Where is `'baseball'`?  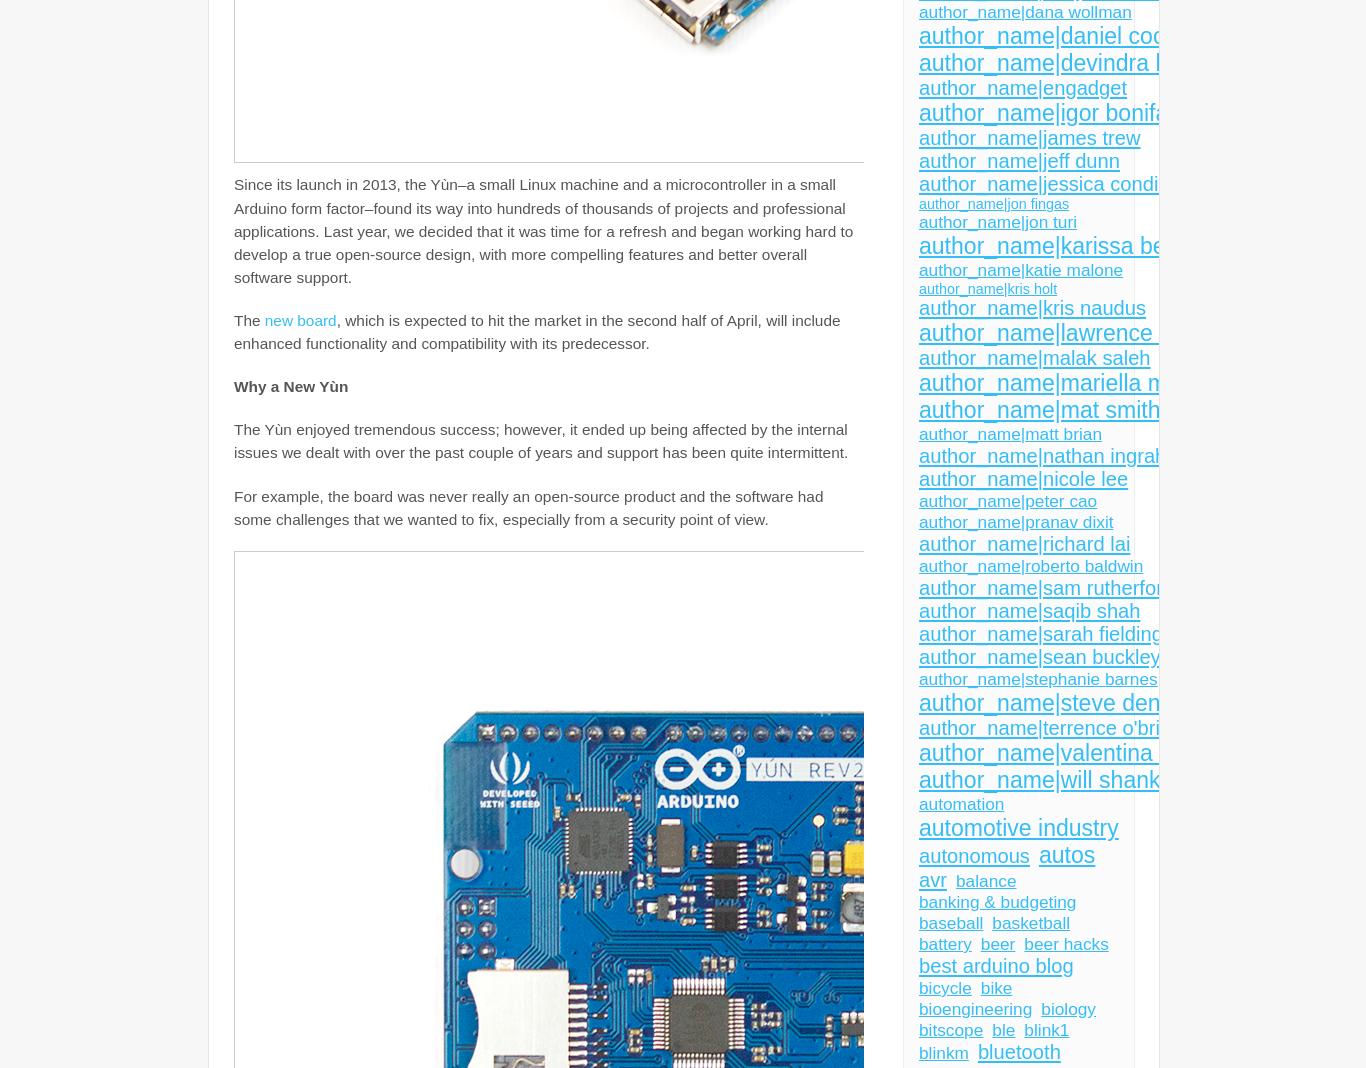
'baseball' is located at coordinates (951, 921).